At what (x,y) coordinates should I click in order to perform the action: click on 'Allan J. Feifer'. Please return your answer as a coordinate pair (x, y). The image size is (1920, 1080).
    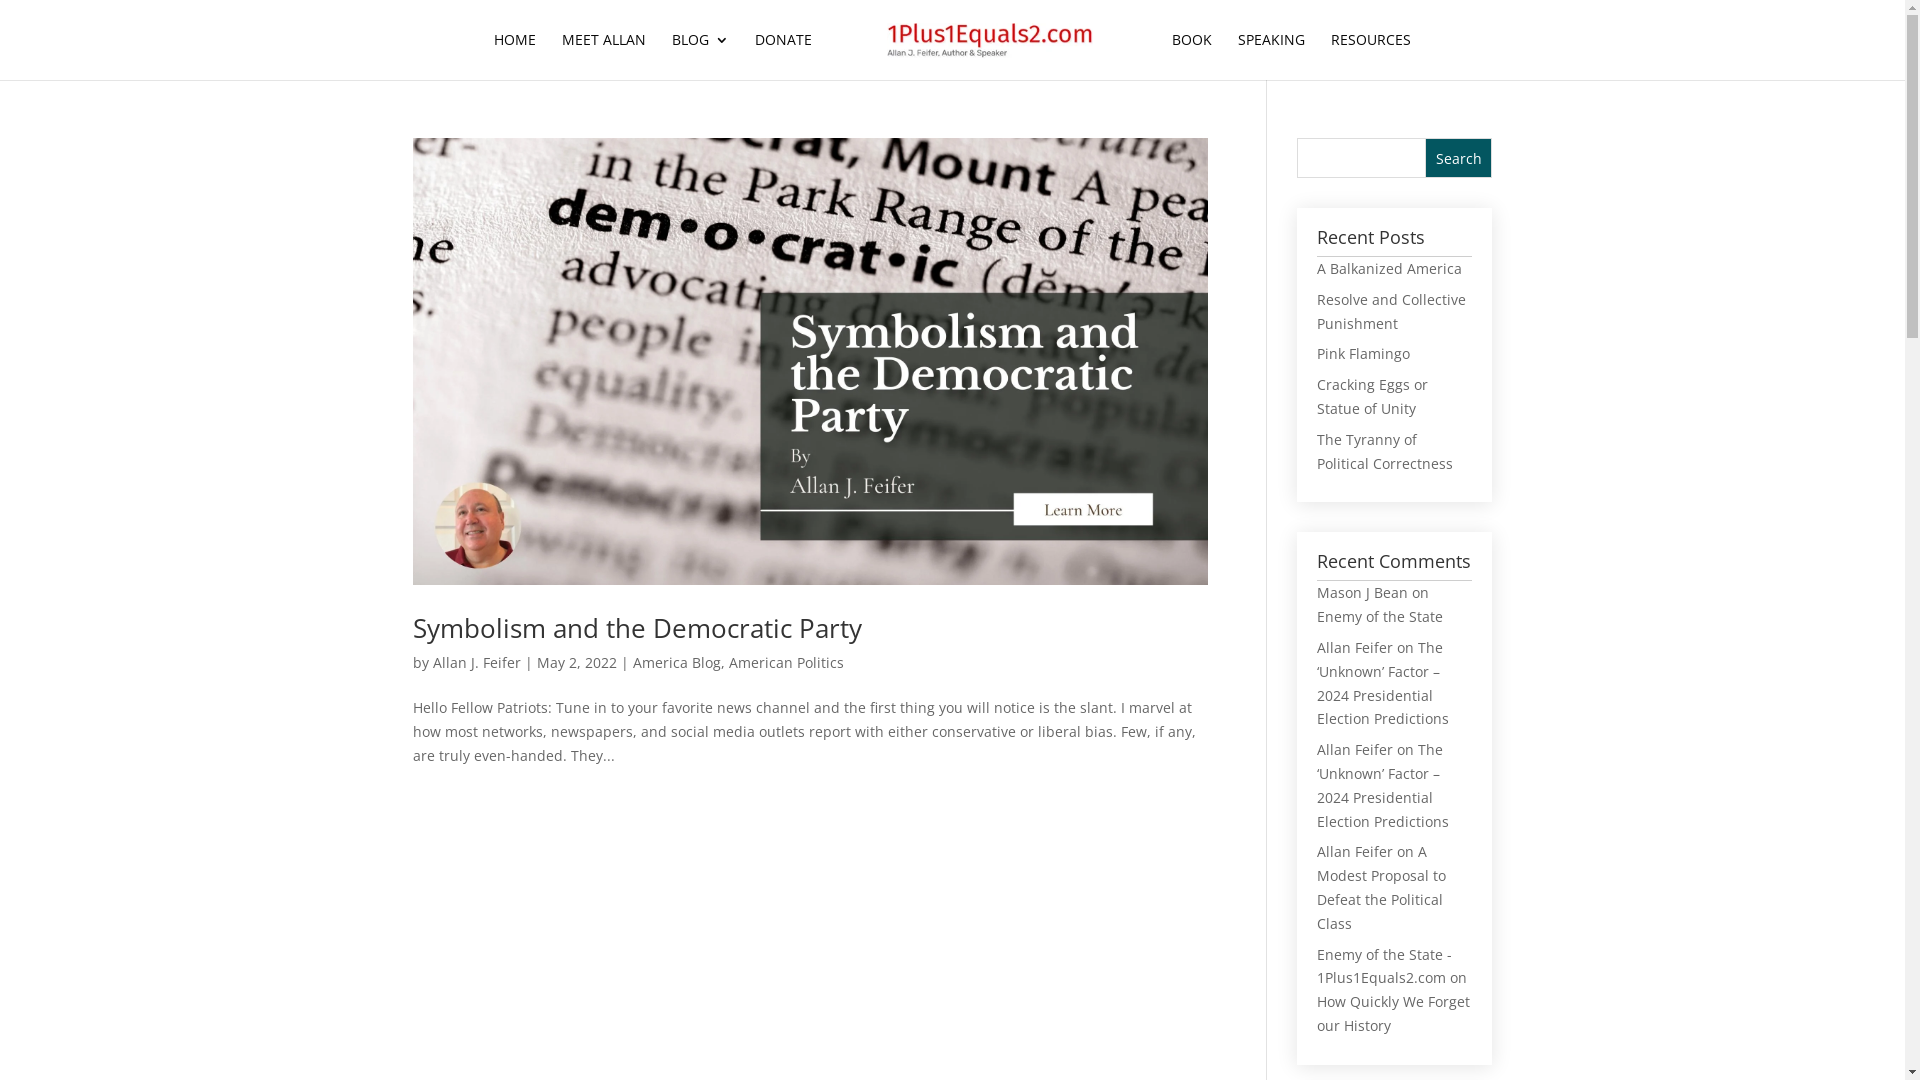
    Looking at the image, I should click on (431, 662).